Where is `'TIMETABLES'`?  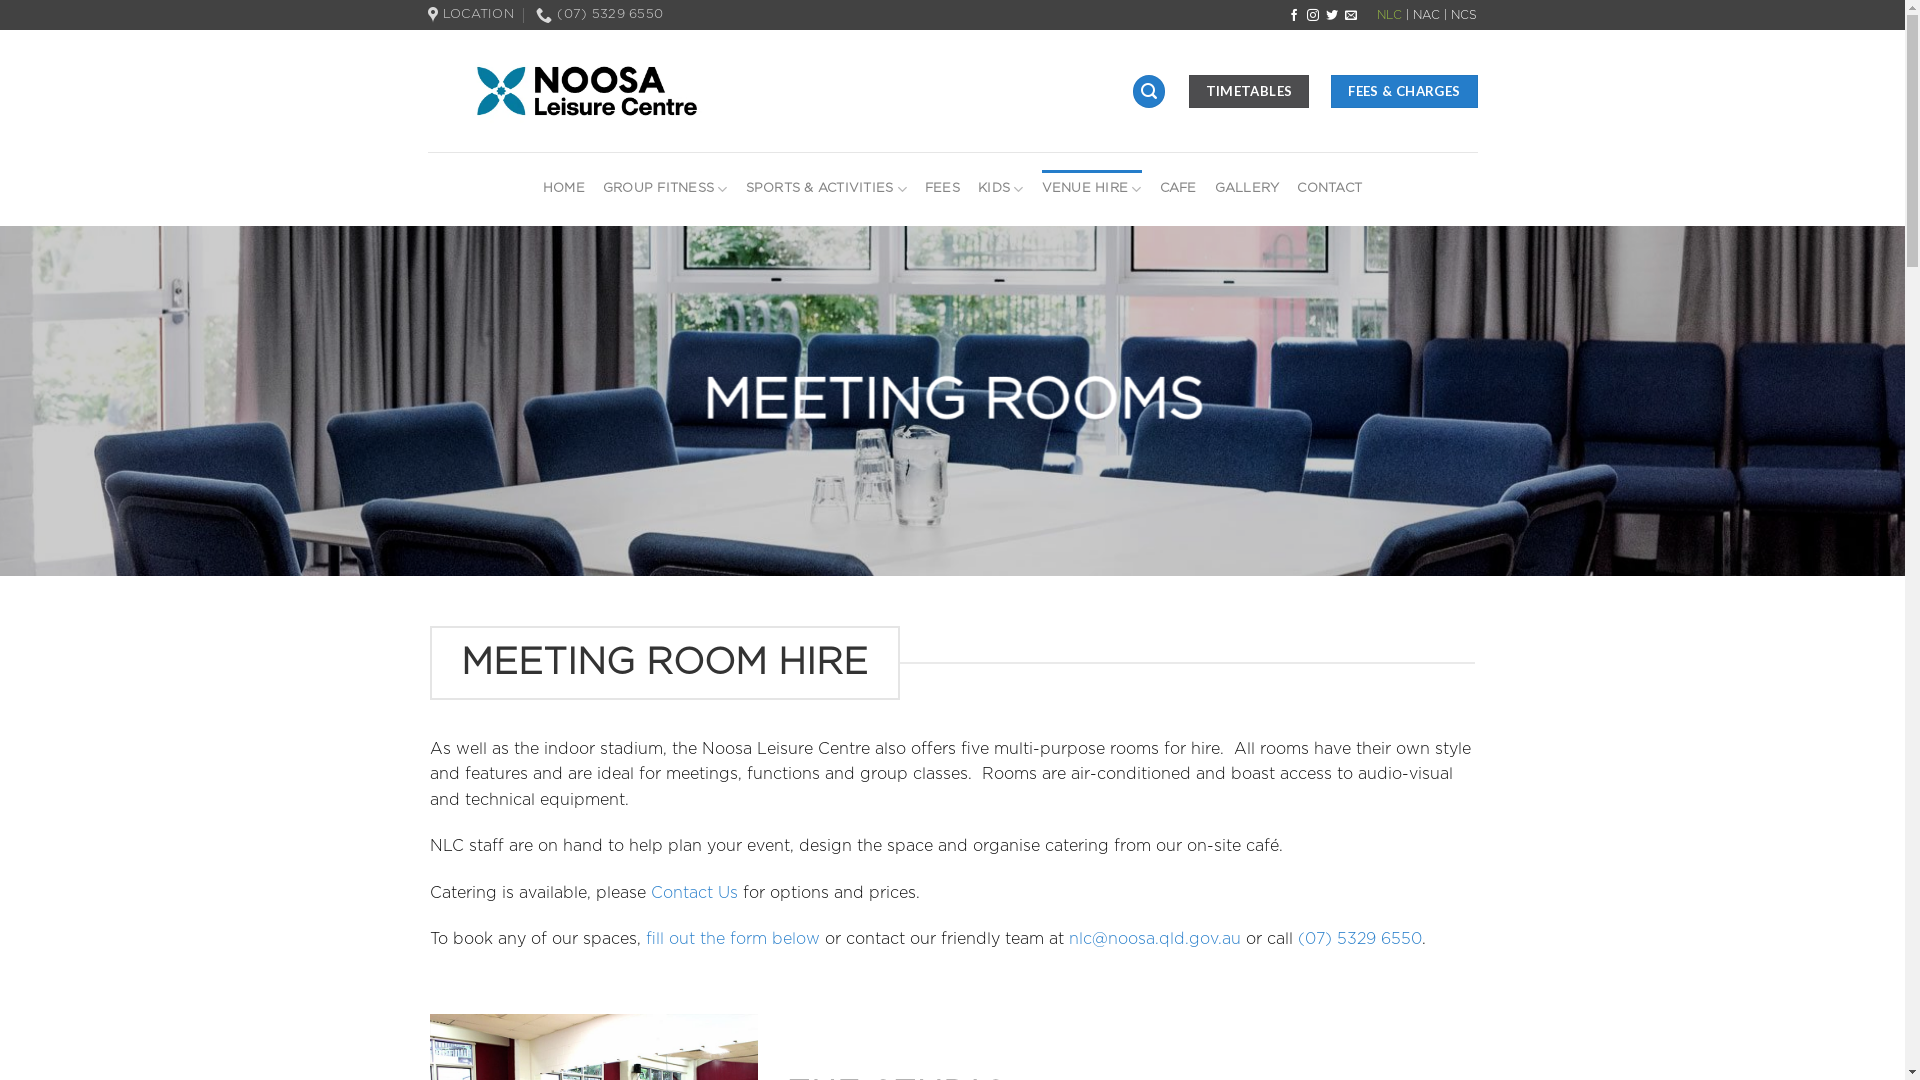
'TIMETABLES' is located at coordinates (1248, 92).